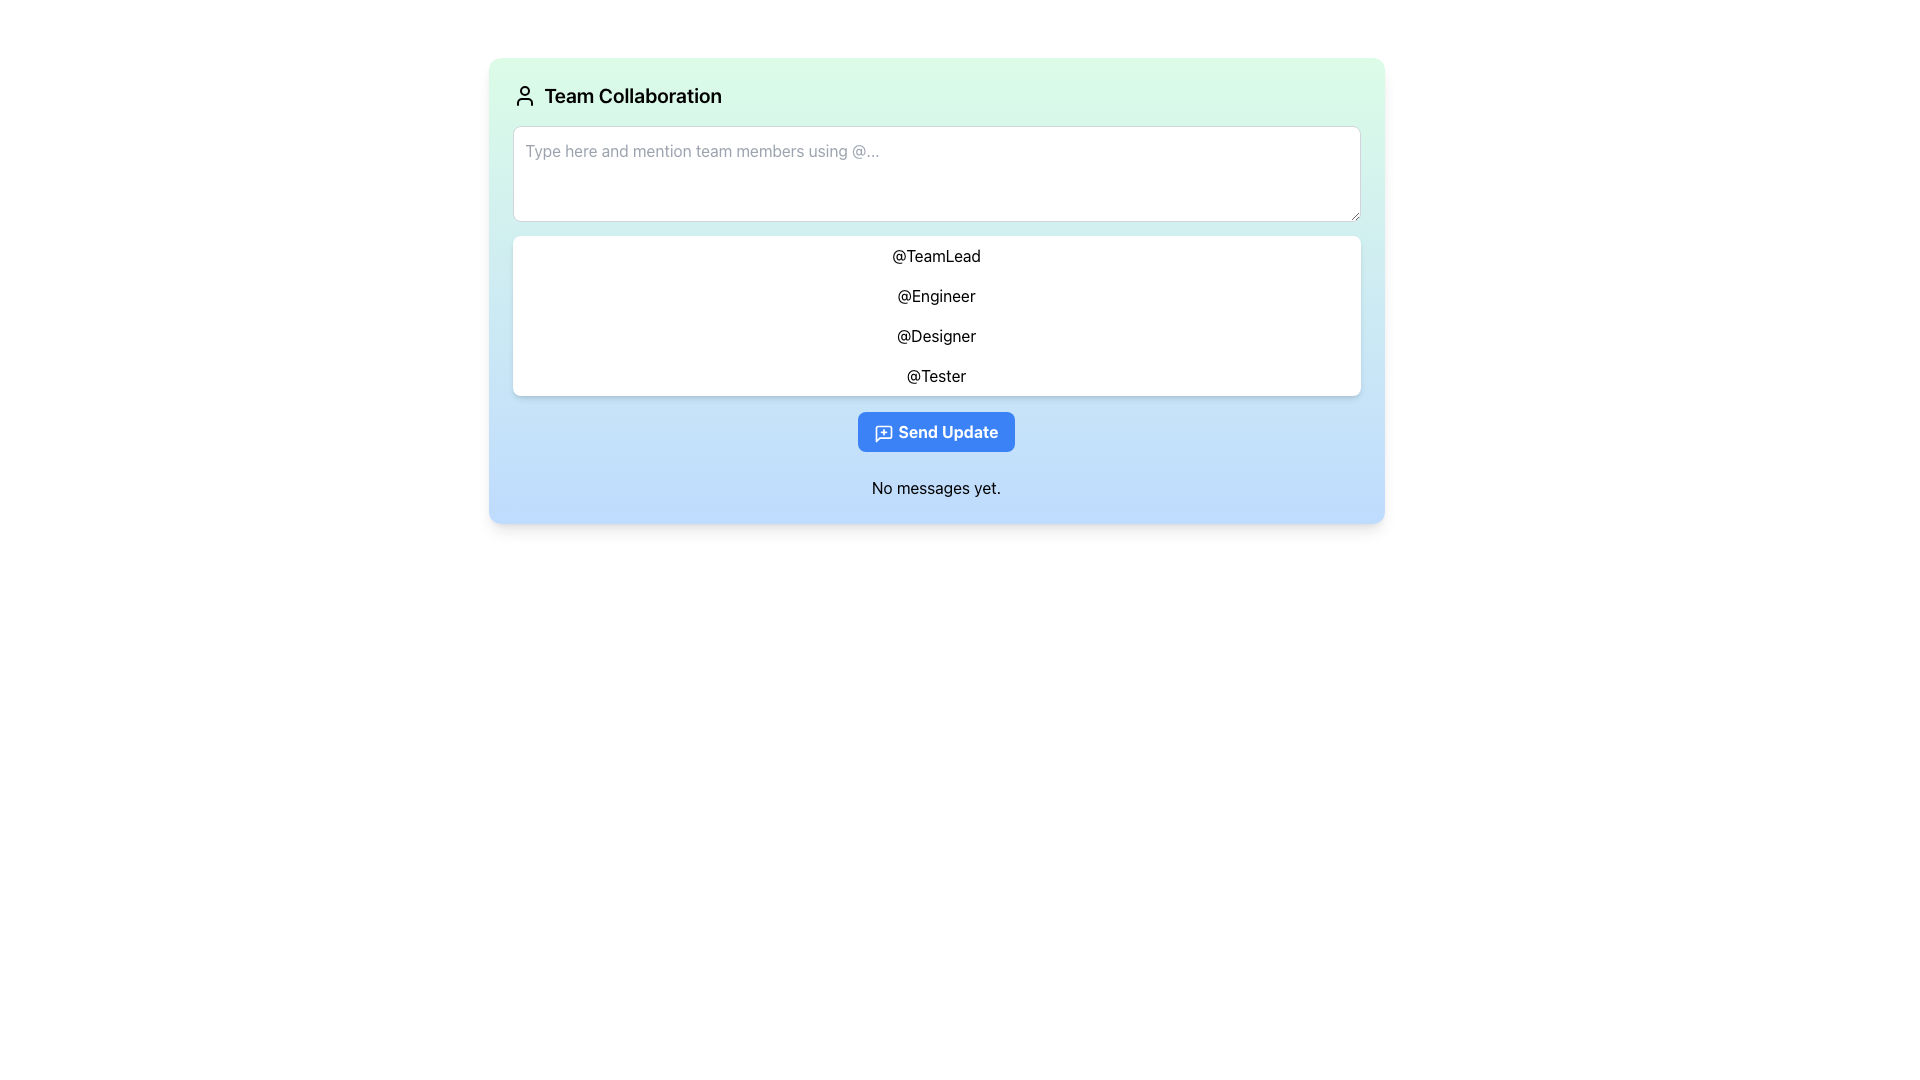 This screenshot has width=1920, height=1080. Describe the element at coordinates (935, 375) in the screenshot. I see `the fourth List Item` at that location.